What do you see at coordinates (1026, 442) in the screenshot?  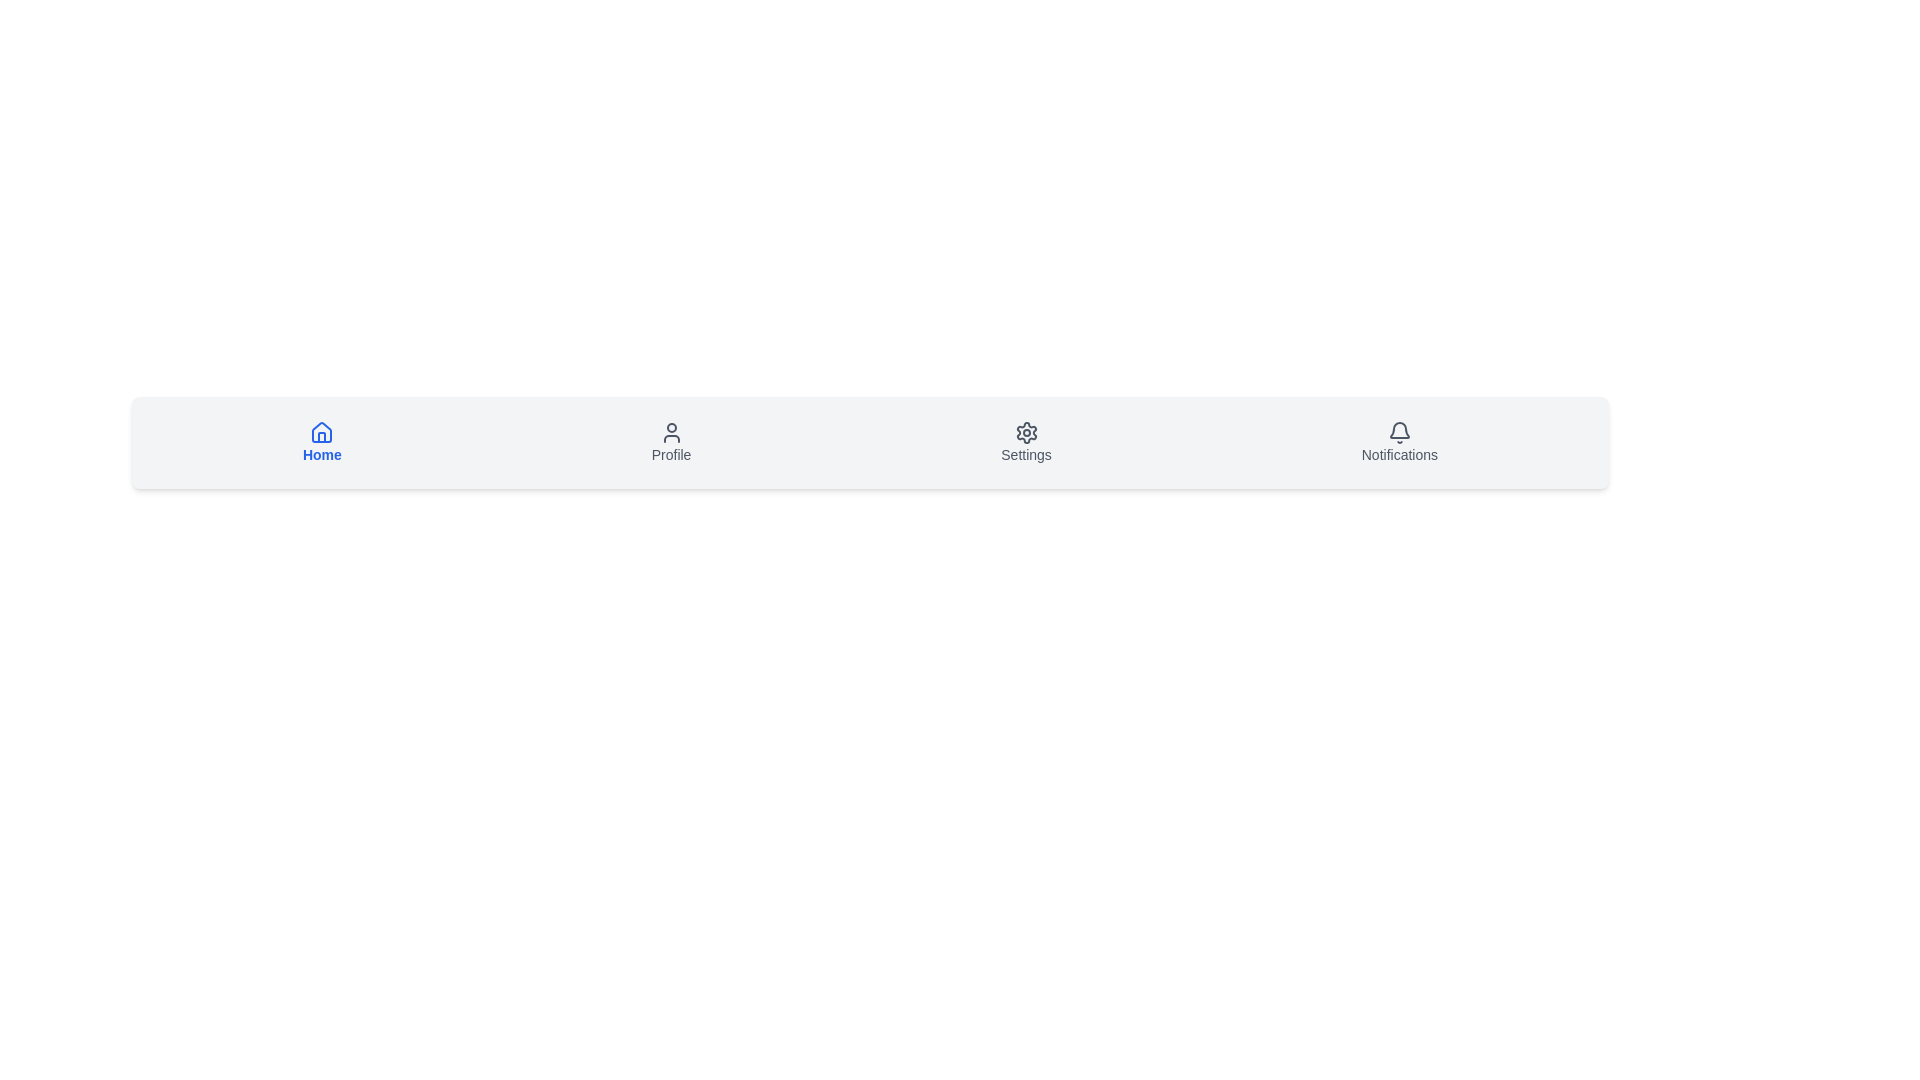 I see `the settings button located in the navigation bar between 'Profile' and 'Notifications' to observe a visual effect` at bounding box center [1026, 442].